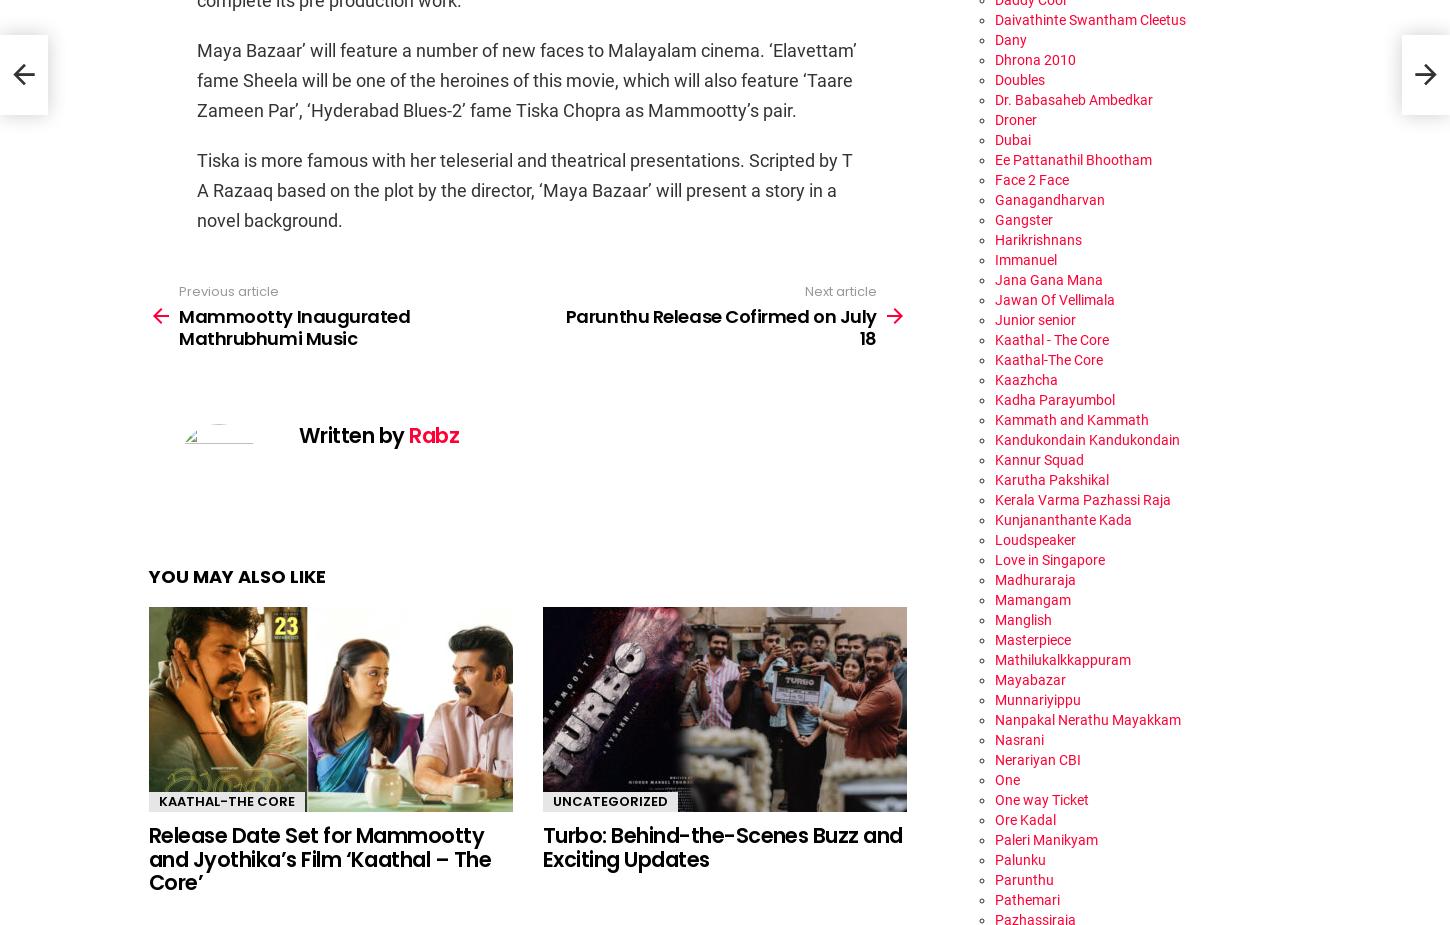 The height and width of the screenshot is (925, 1450). I want to click on 'Jana Gana Mana', so click(1048, 277).